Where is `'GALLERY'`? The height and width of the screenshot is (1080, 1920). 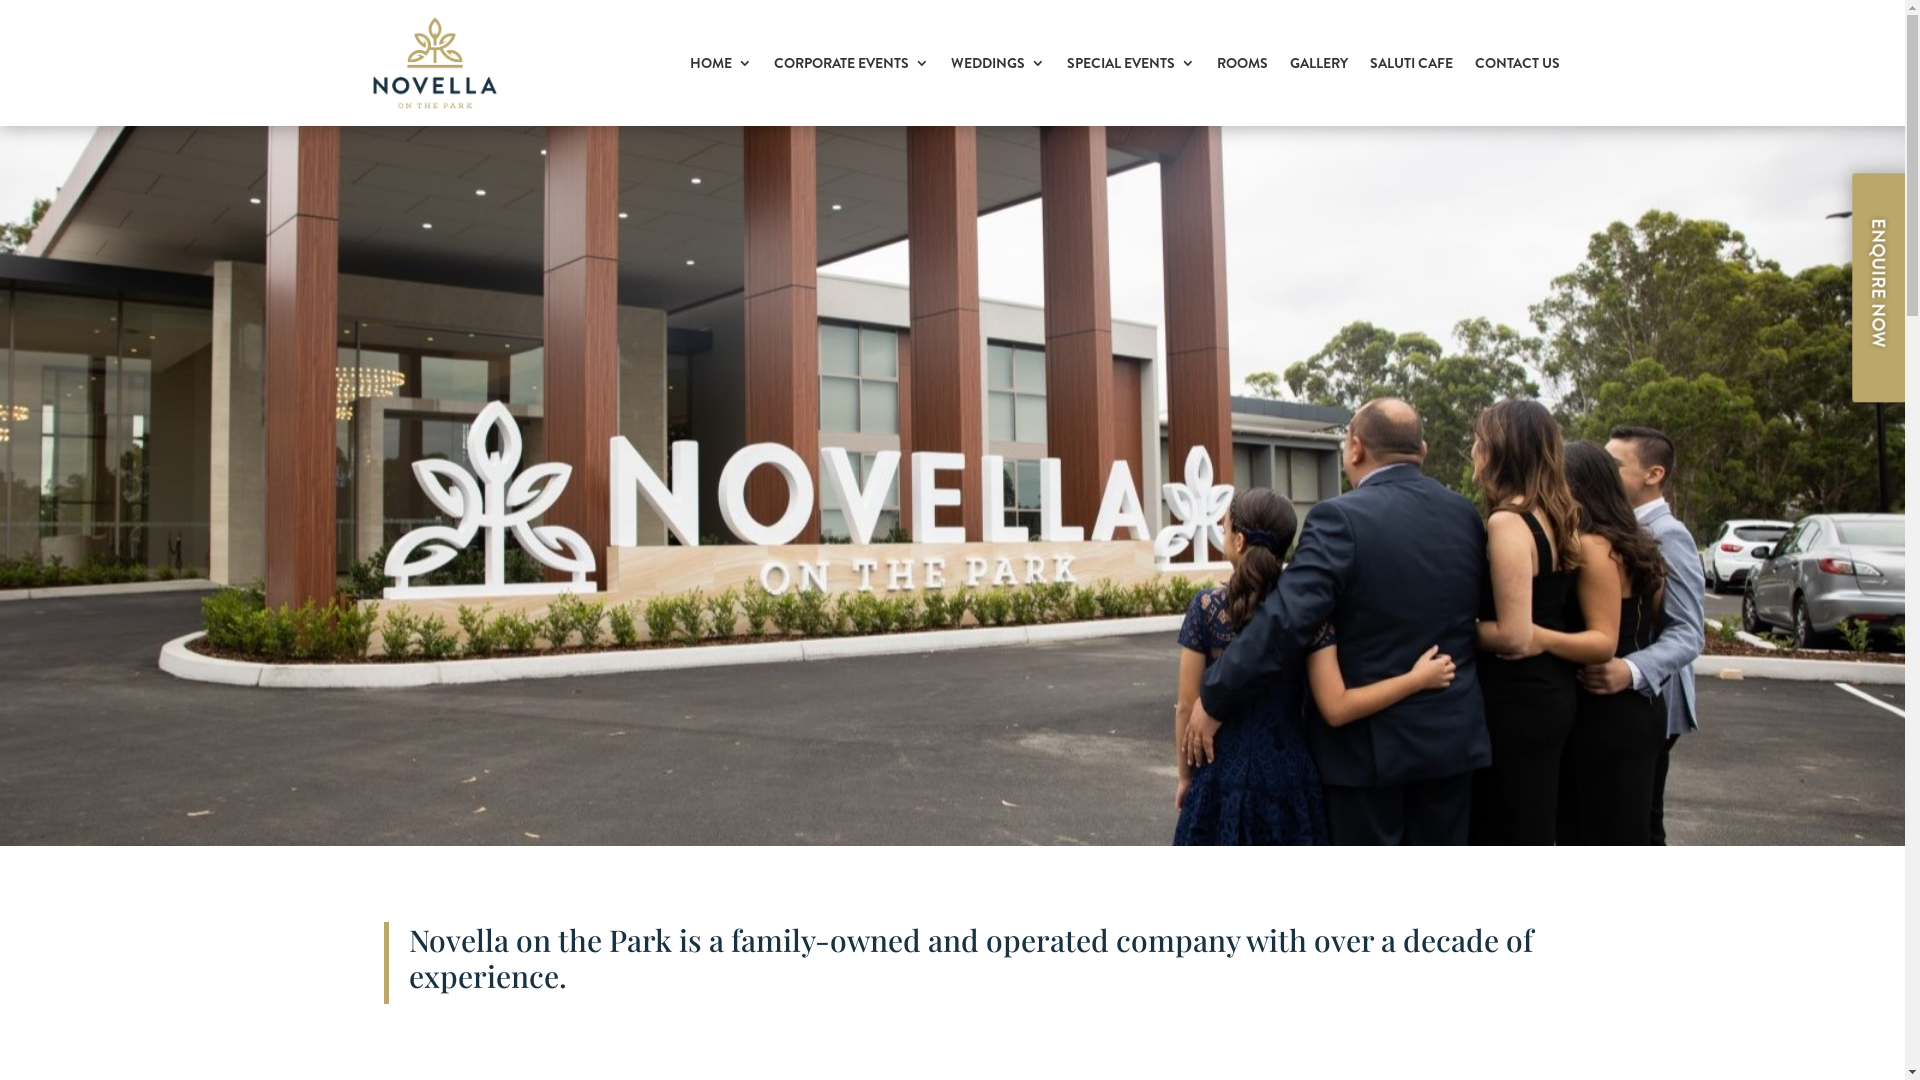
'GALLERY' is located at coordinates (1319, 61).